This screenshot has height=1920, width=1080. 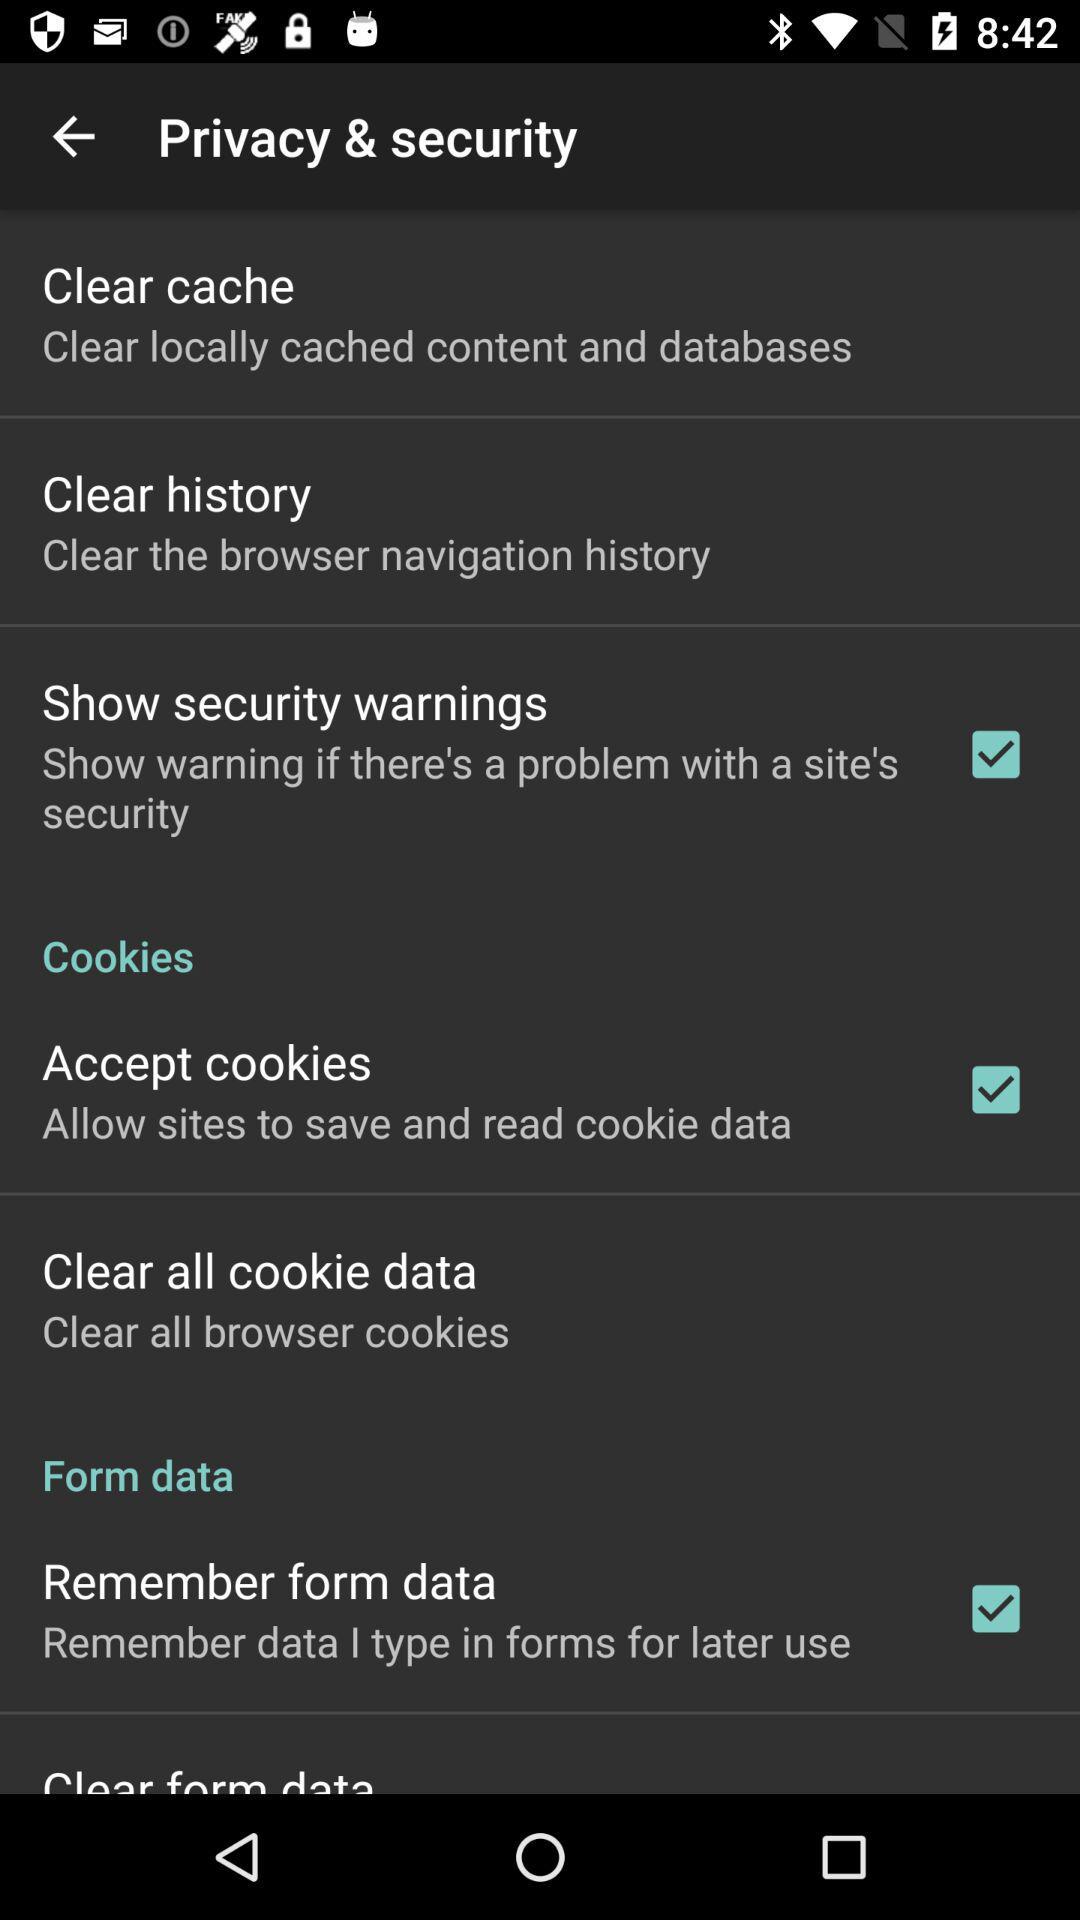 I want to click on the accept cookies item, so click(x=207, y=1060).